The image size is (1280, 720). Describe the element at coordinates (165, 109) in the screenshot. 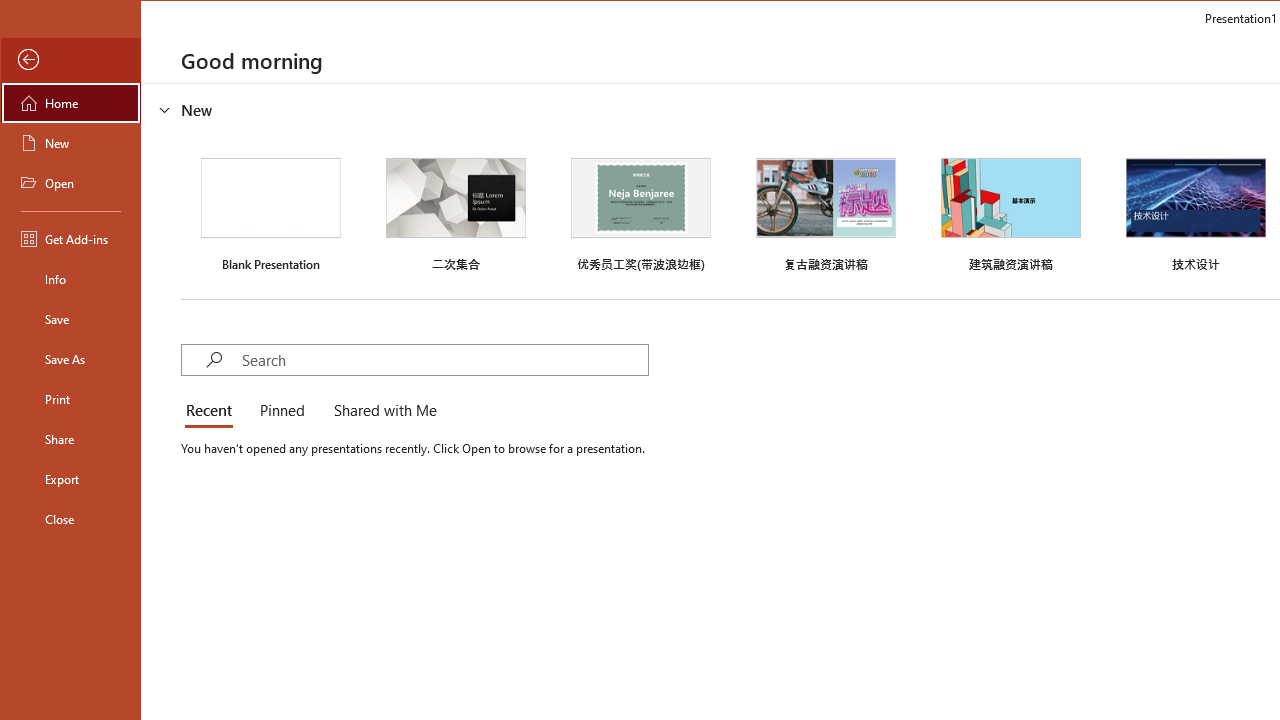

I see `'Hide or show region'` at that location.